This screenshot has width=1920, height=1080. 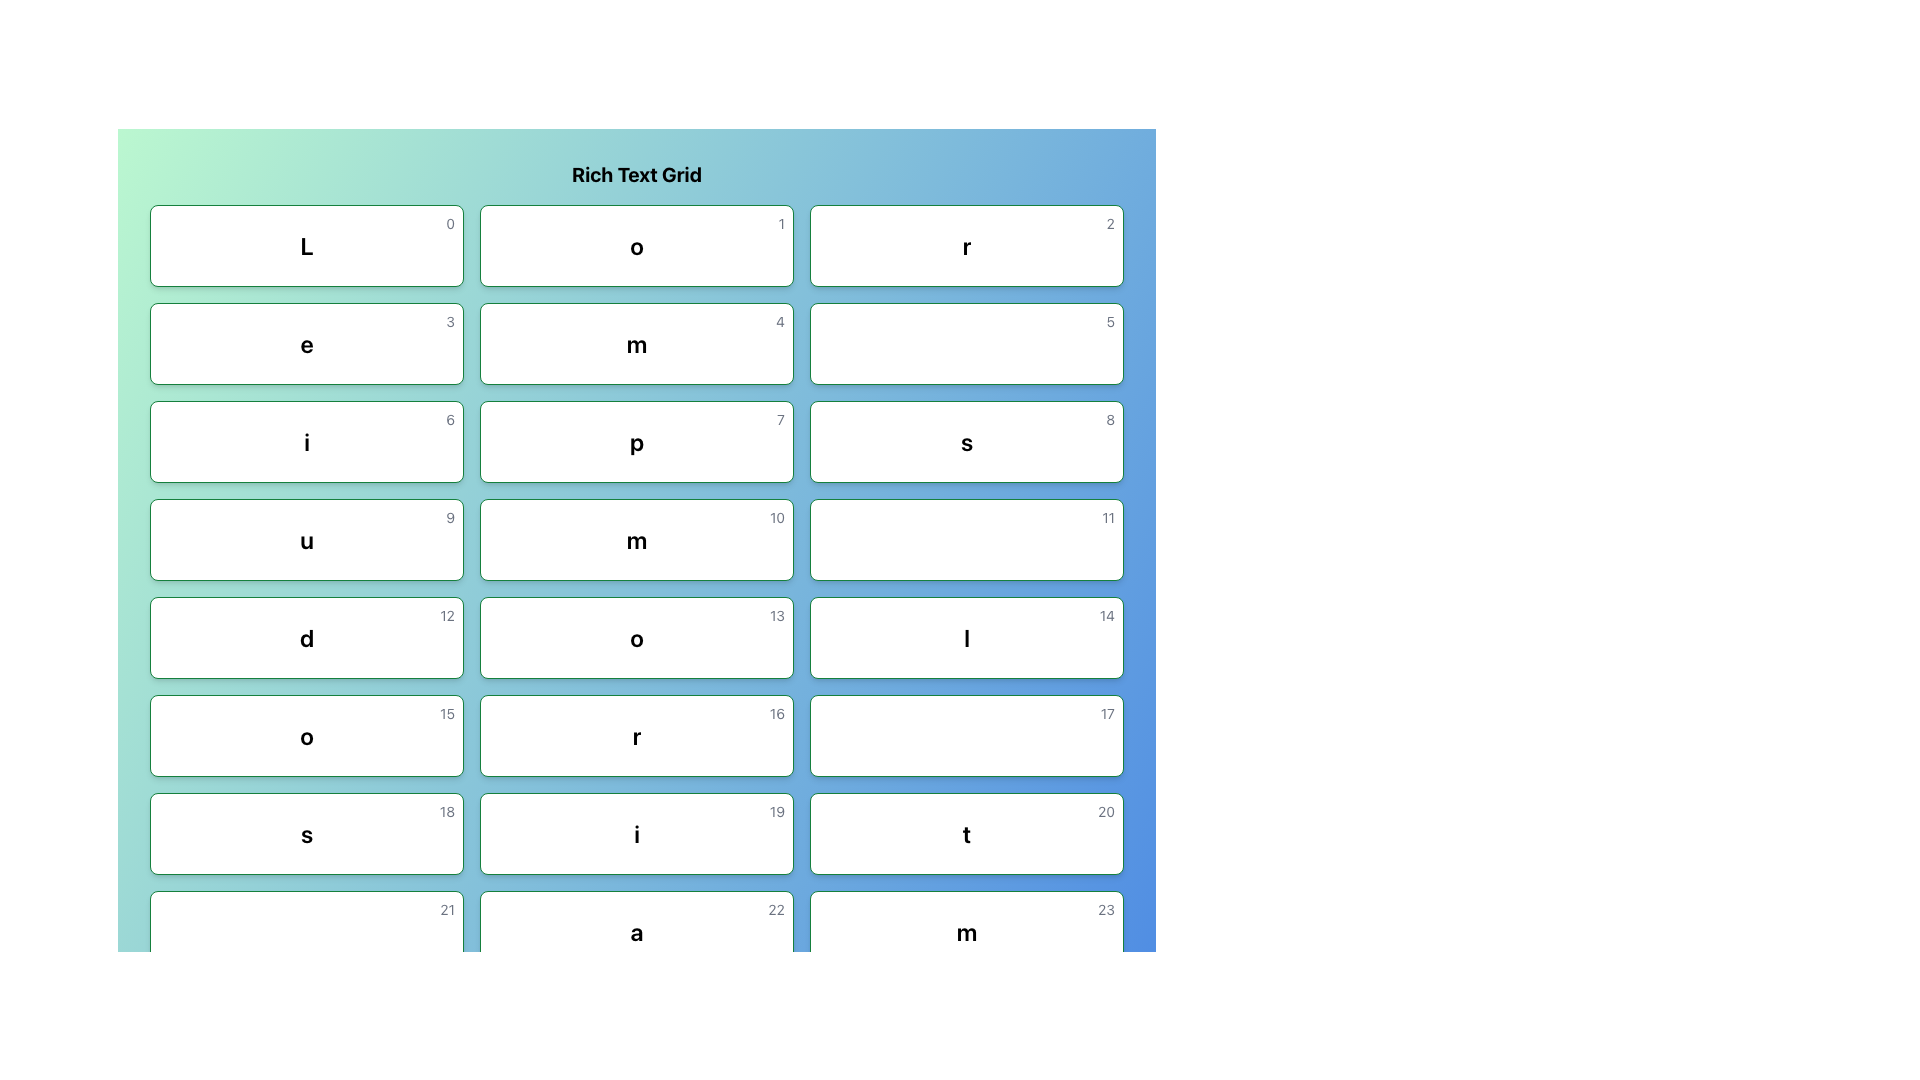 What do you see at coordinates (1105, 812) in the screenshot?
I see `the Text Label displaying the number '20', which is located at the top-right corner of a card component with a white background and green border` at bounding box center [1105, 812].